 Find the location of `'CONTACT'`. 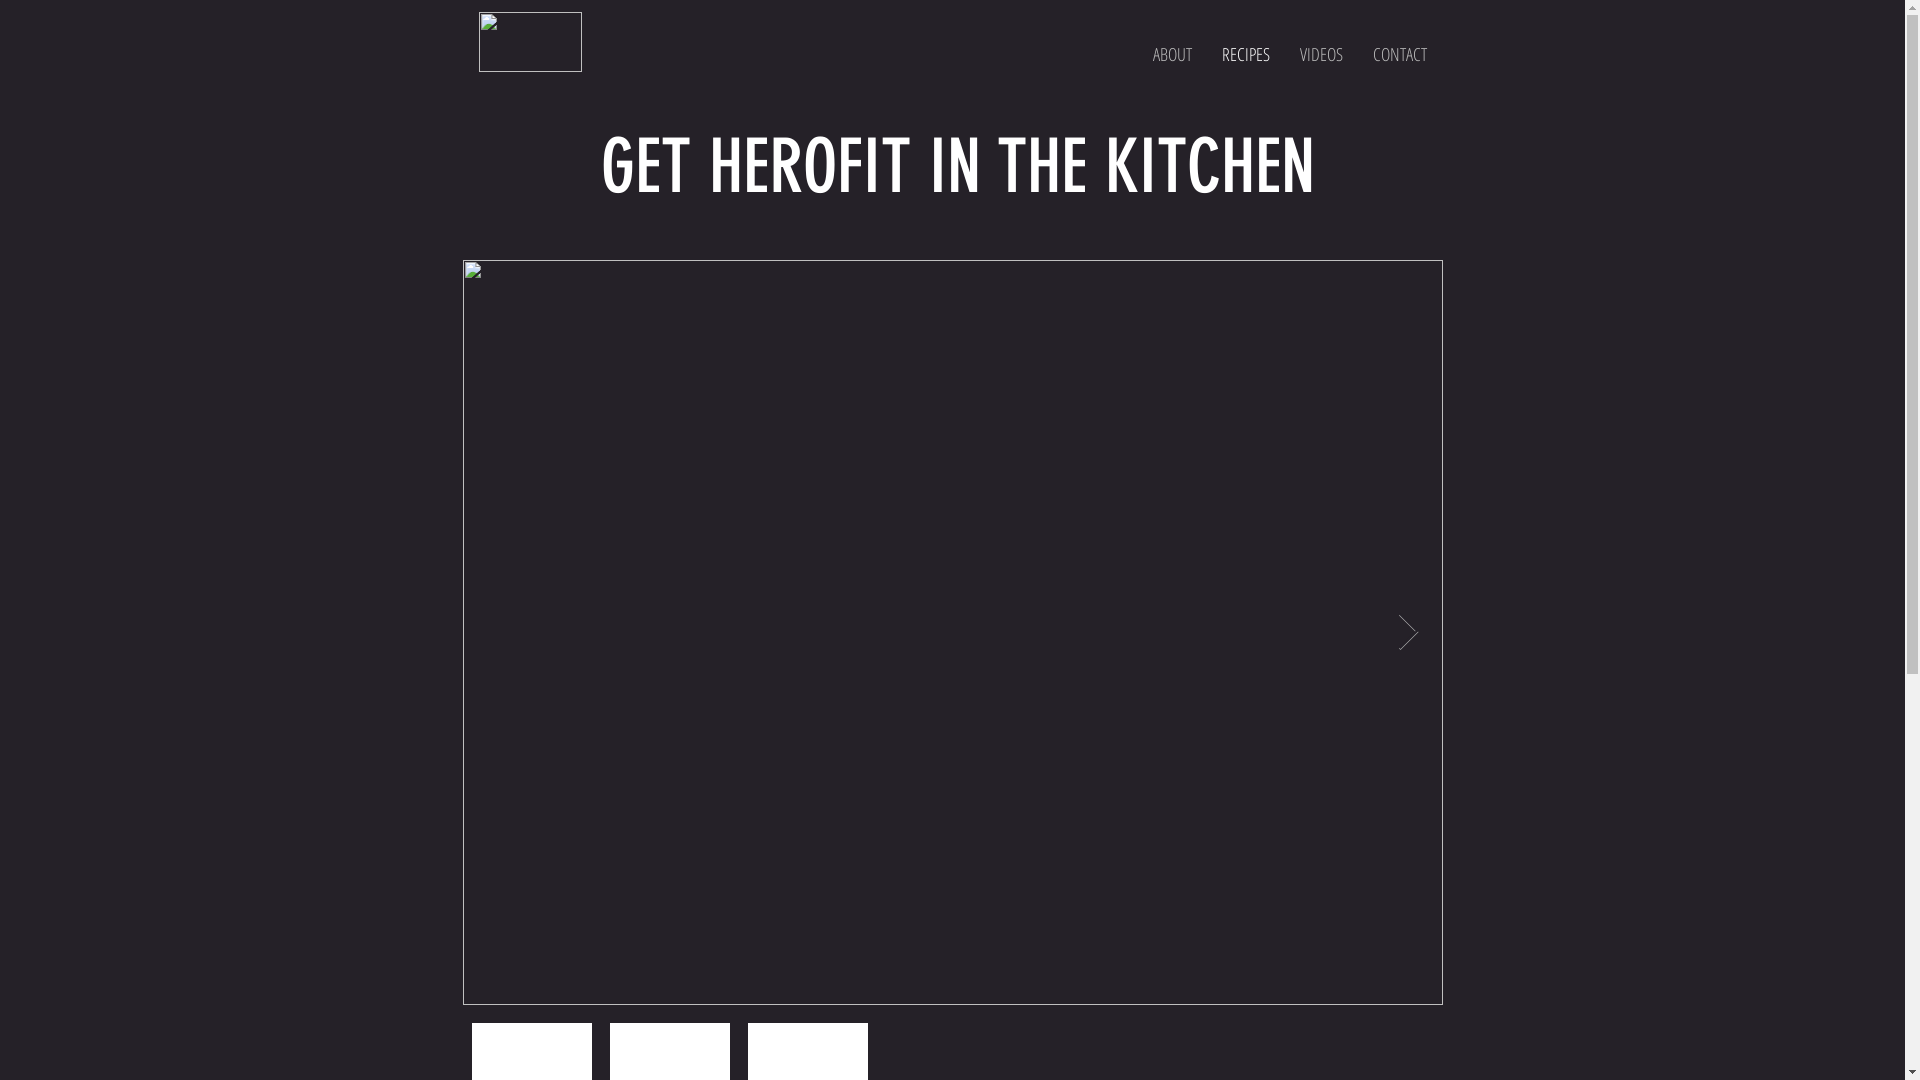

'CONTACT' is located at coordinates (1358, 53).